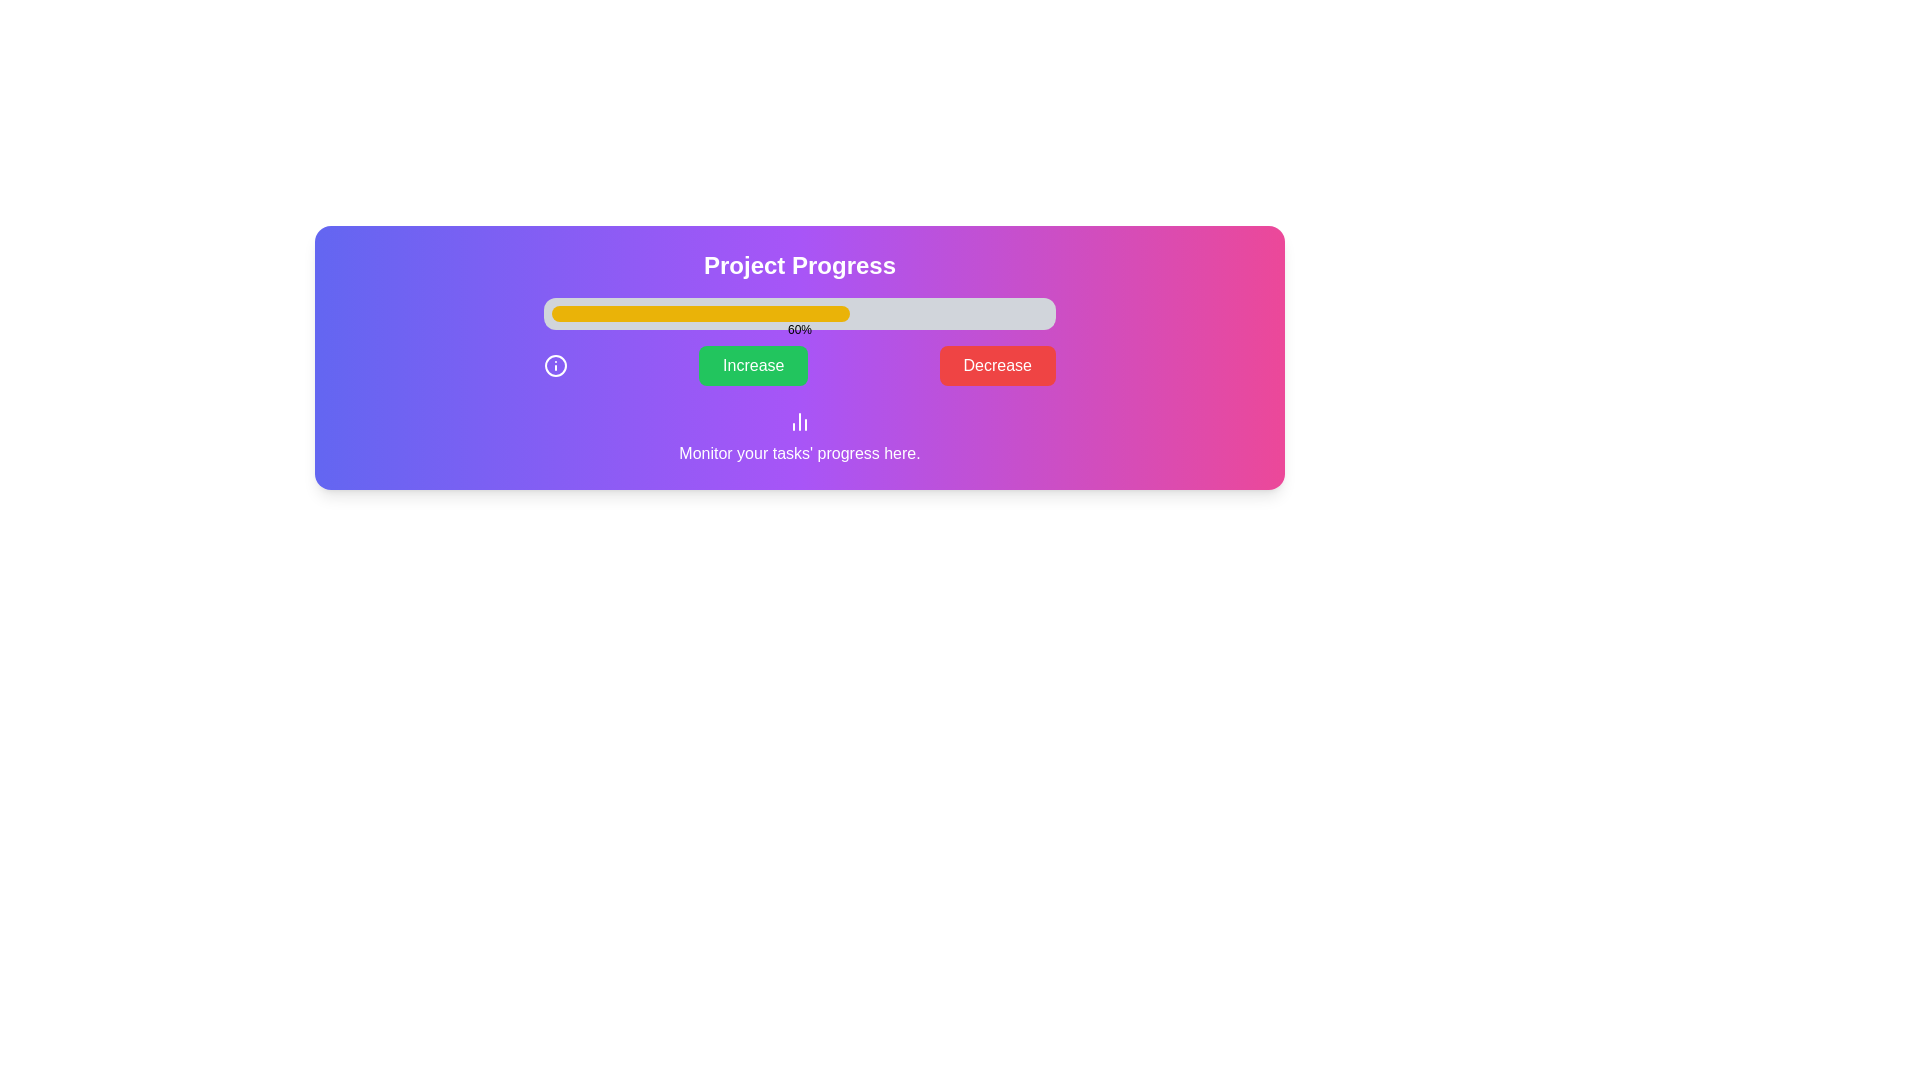 Image resolution: width=1920 pixels, height=1080 pixels. I want to click on the Text Label displaying '60%' which is centered on the yellow progress bar, so click(800, 329).